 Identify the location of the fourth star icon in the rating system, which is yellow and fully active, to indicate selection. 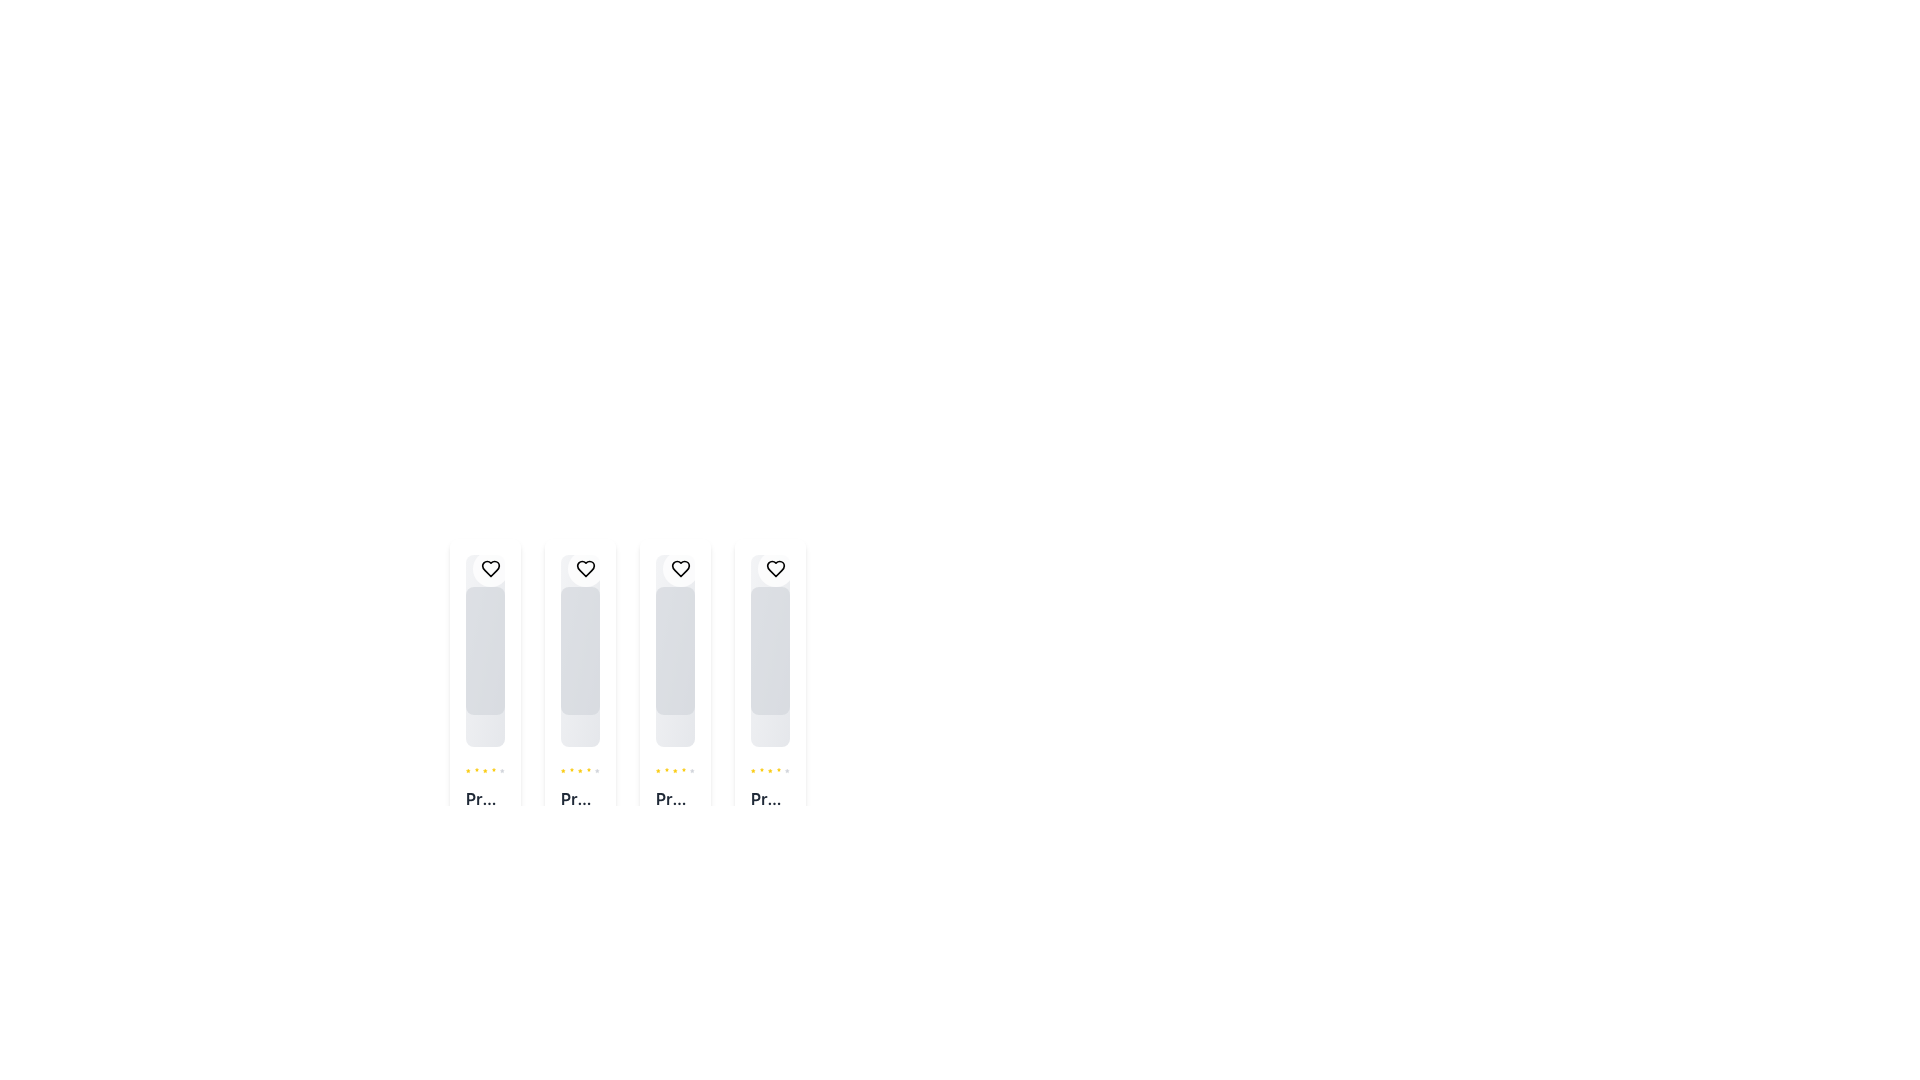
(579, 770).